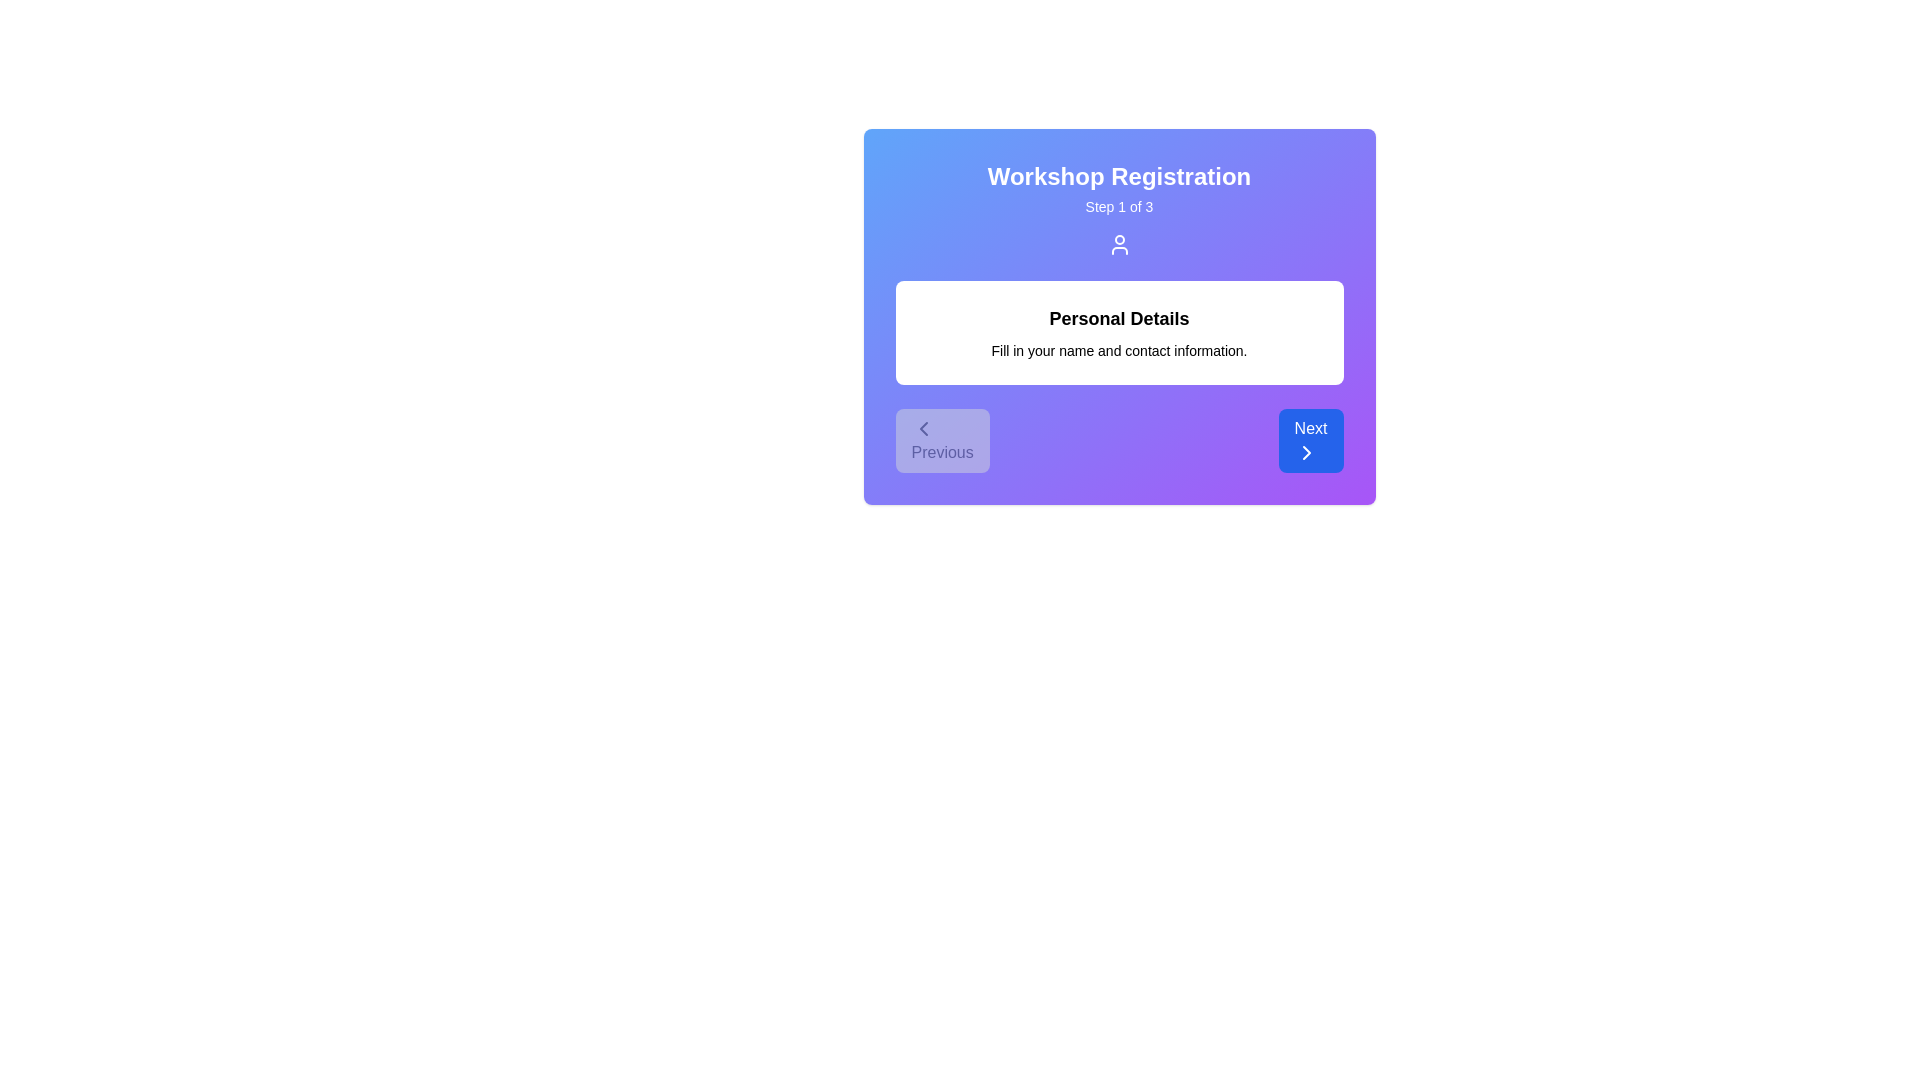  What do you see at coordinates (1118, 318) in the screenshot?
I see `the section labeled 'Personal Details' using the prominent text label that is bold` at bounding box center [1118, 318].